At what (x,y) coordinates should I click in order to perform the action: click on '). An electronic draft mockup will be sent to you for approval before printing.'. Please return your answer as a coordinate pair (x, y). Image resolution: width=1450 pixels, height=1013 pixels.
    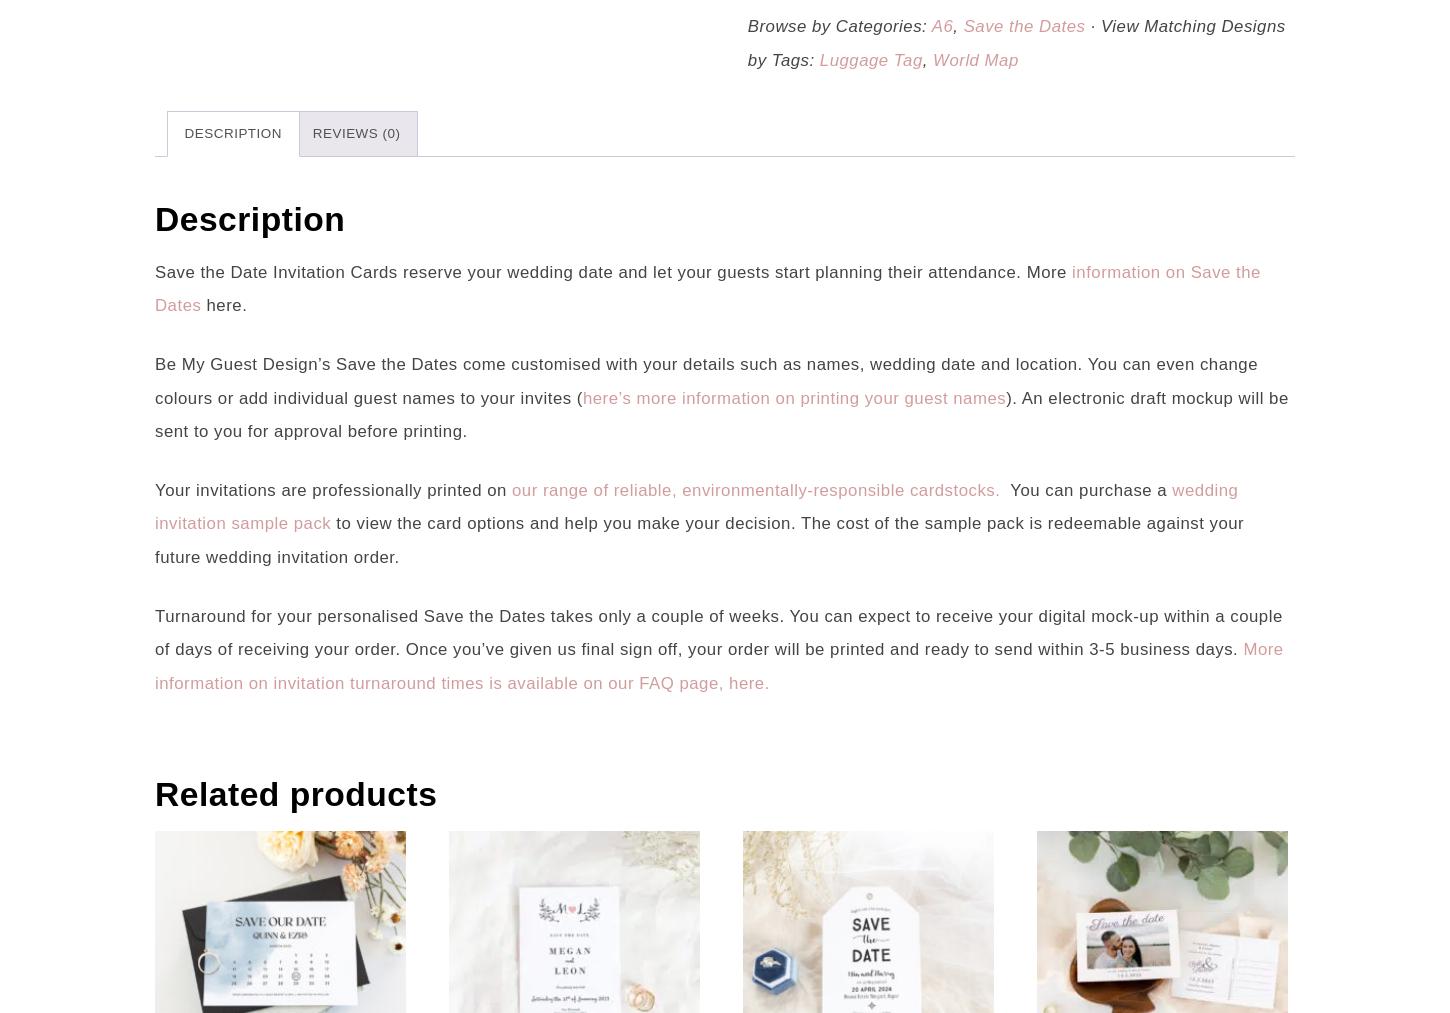
    Looking at the image, I should click on (154, 413).